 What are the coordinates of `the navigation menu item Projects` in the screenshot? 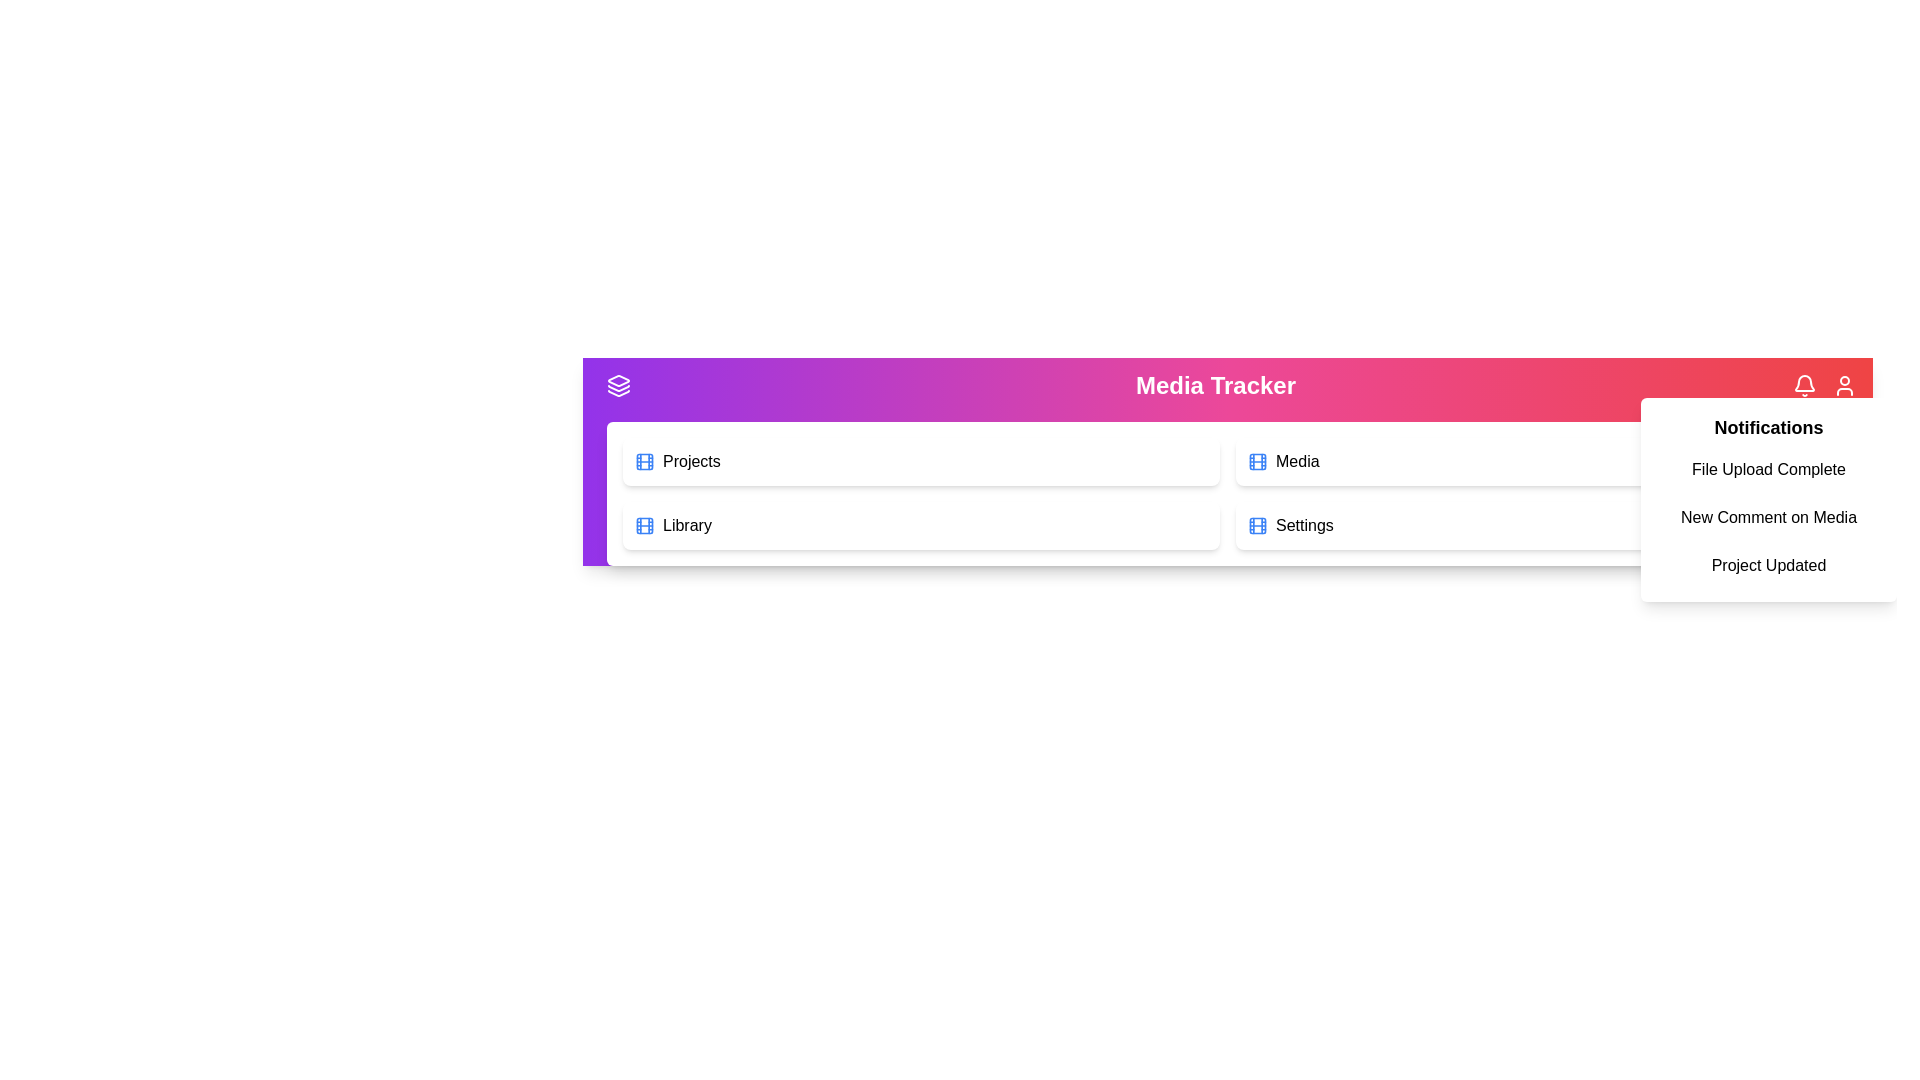 It's located at (920, 462).